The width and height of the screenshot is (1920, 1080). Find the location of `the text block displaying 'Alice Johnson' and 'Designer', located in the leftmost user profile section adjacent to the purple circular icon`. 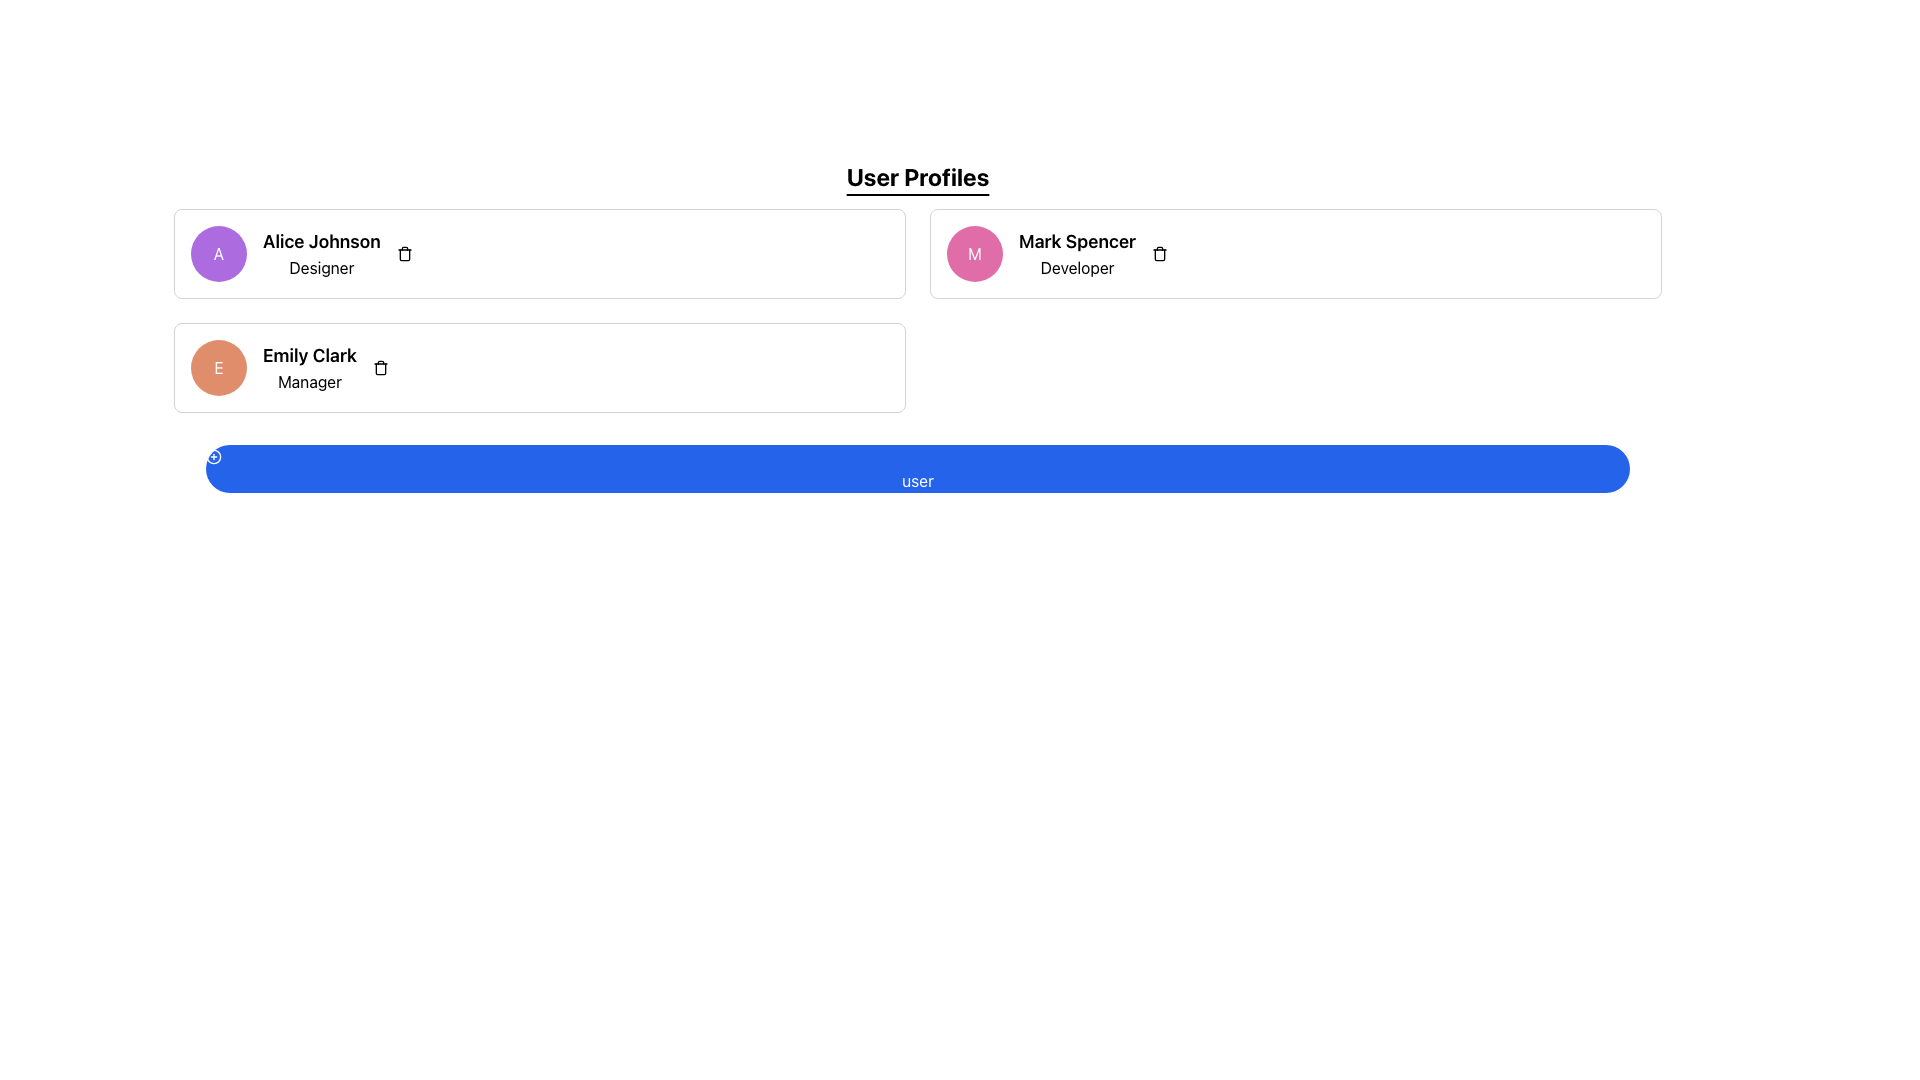

the text block displaying 'Alice Johnson' and 'Designer', located in the leftmost user profile section adjacent to the purple circular icon is located at coordinates (321, 253).